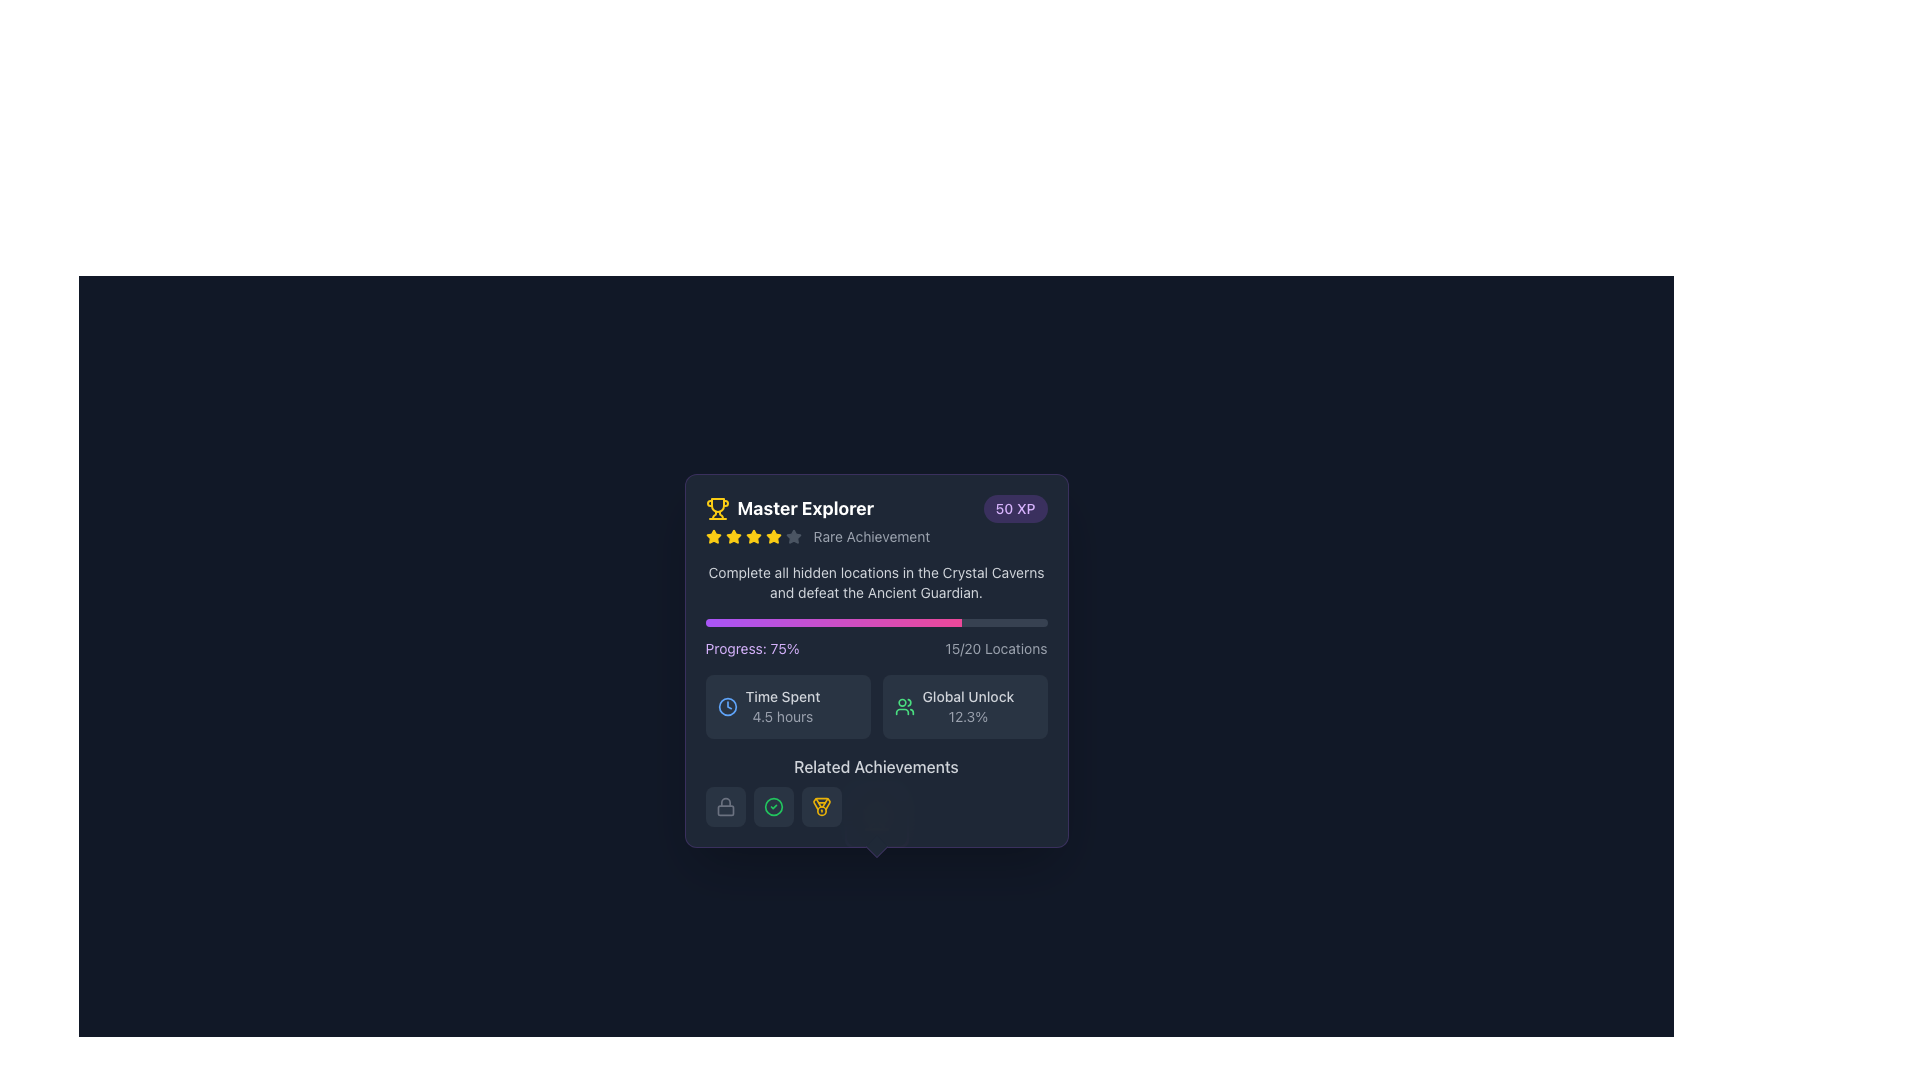  I want to click on the fourth star icon in the rating display for the 'Master Explorer' achievement card, located near the top section, so click(772, 535).